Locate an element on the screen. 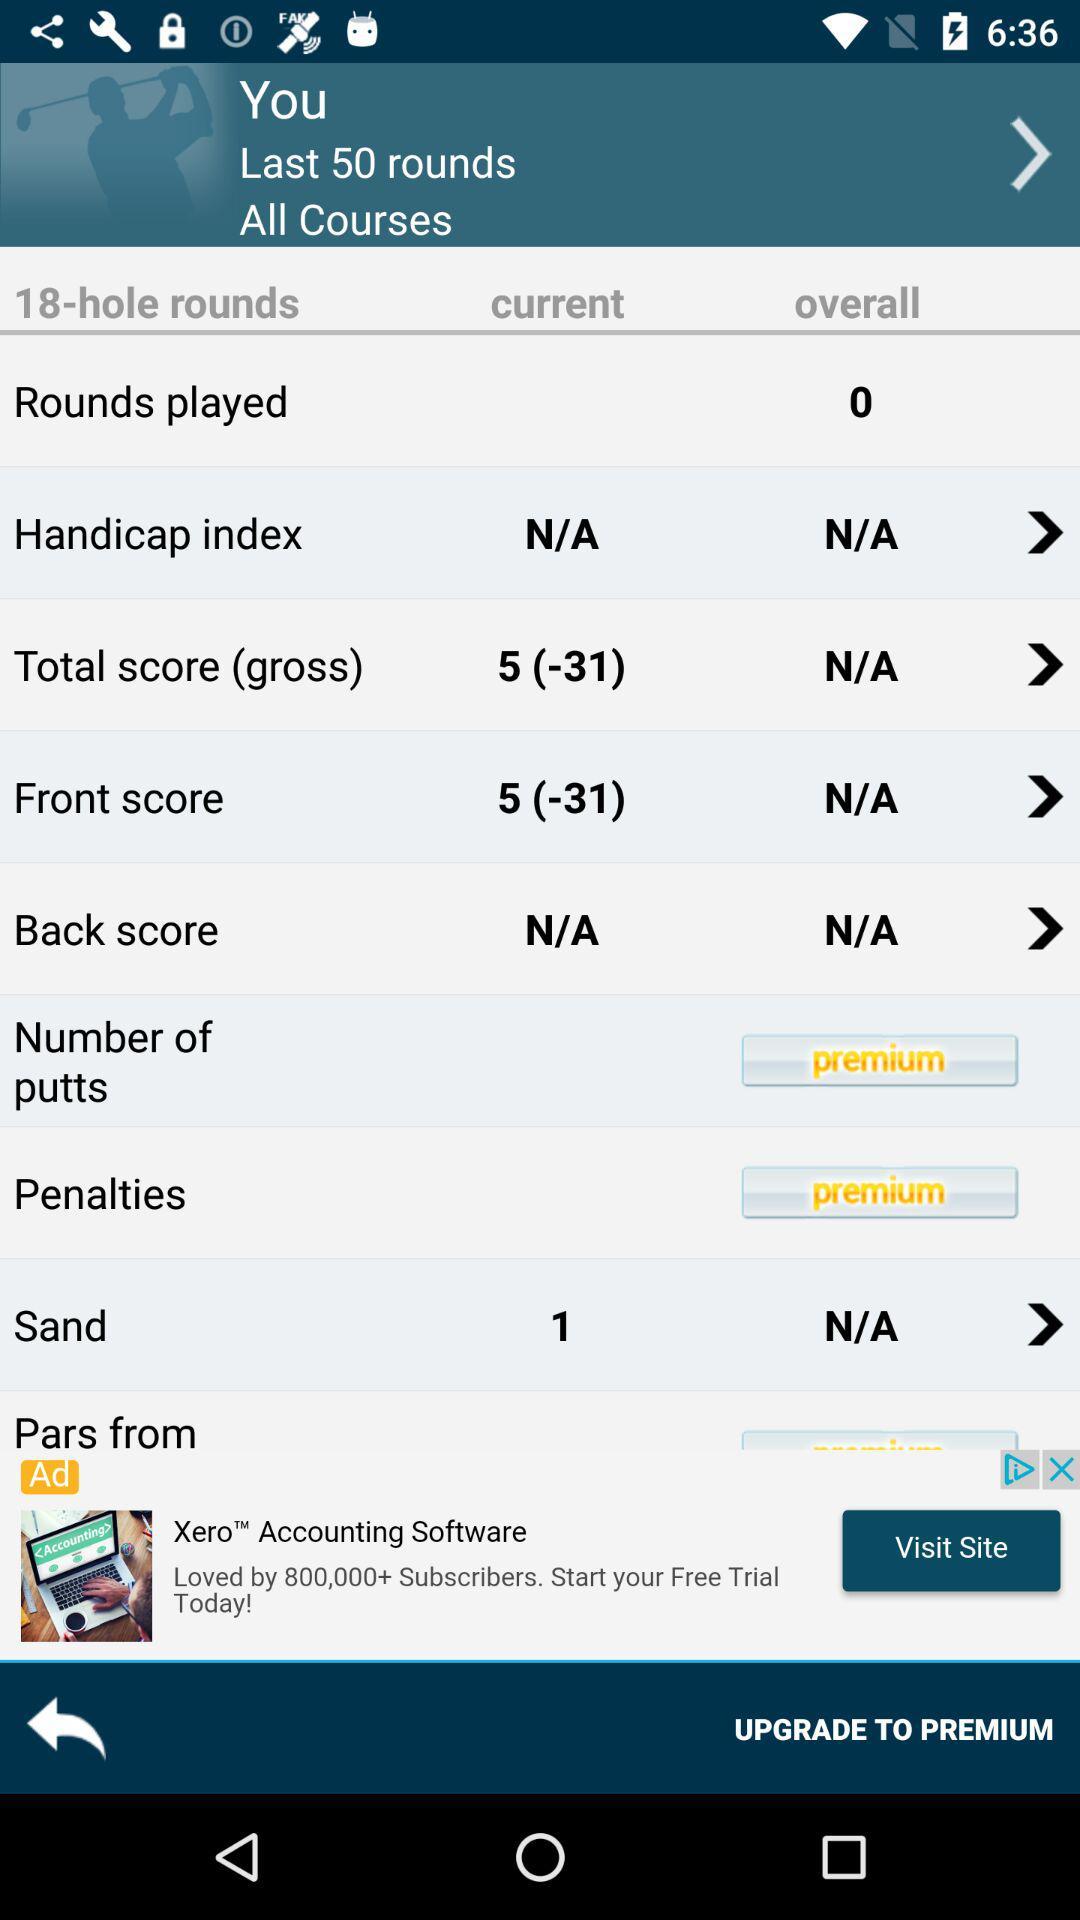  go back is located at coordinates (64, 1727).